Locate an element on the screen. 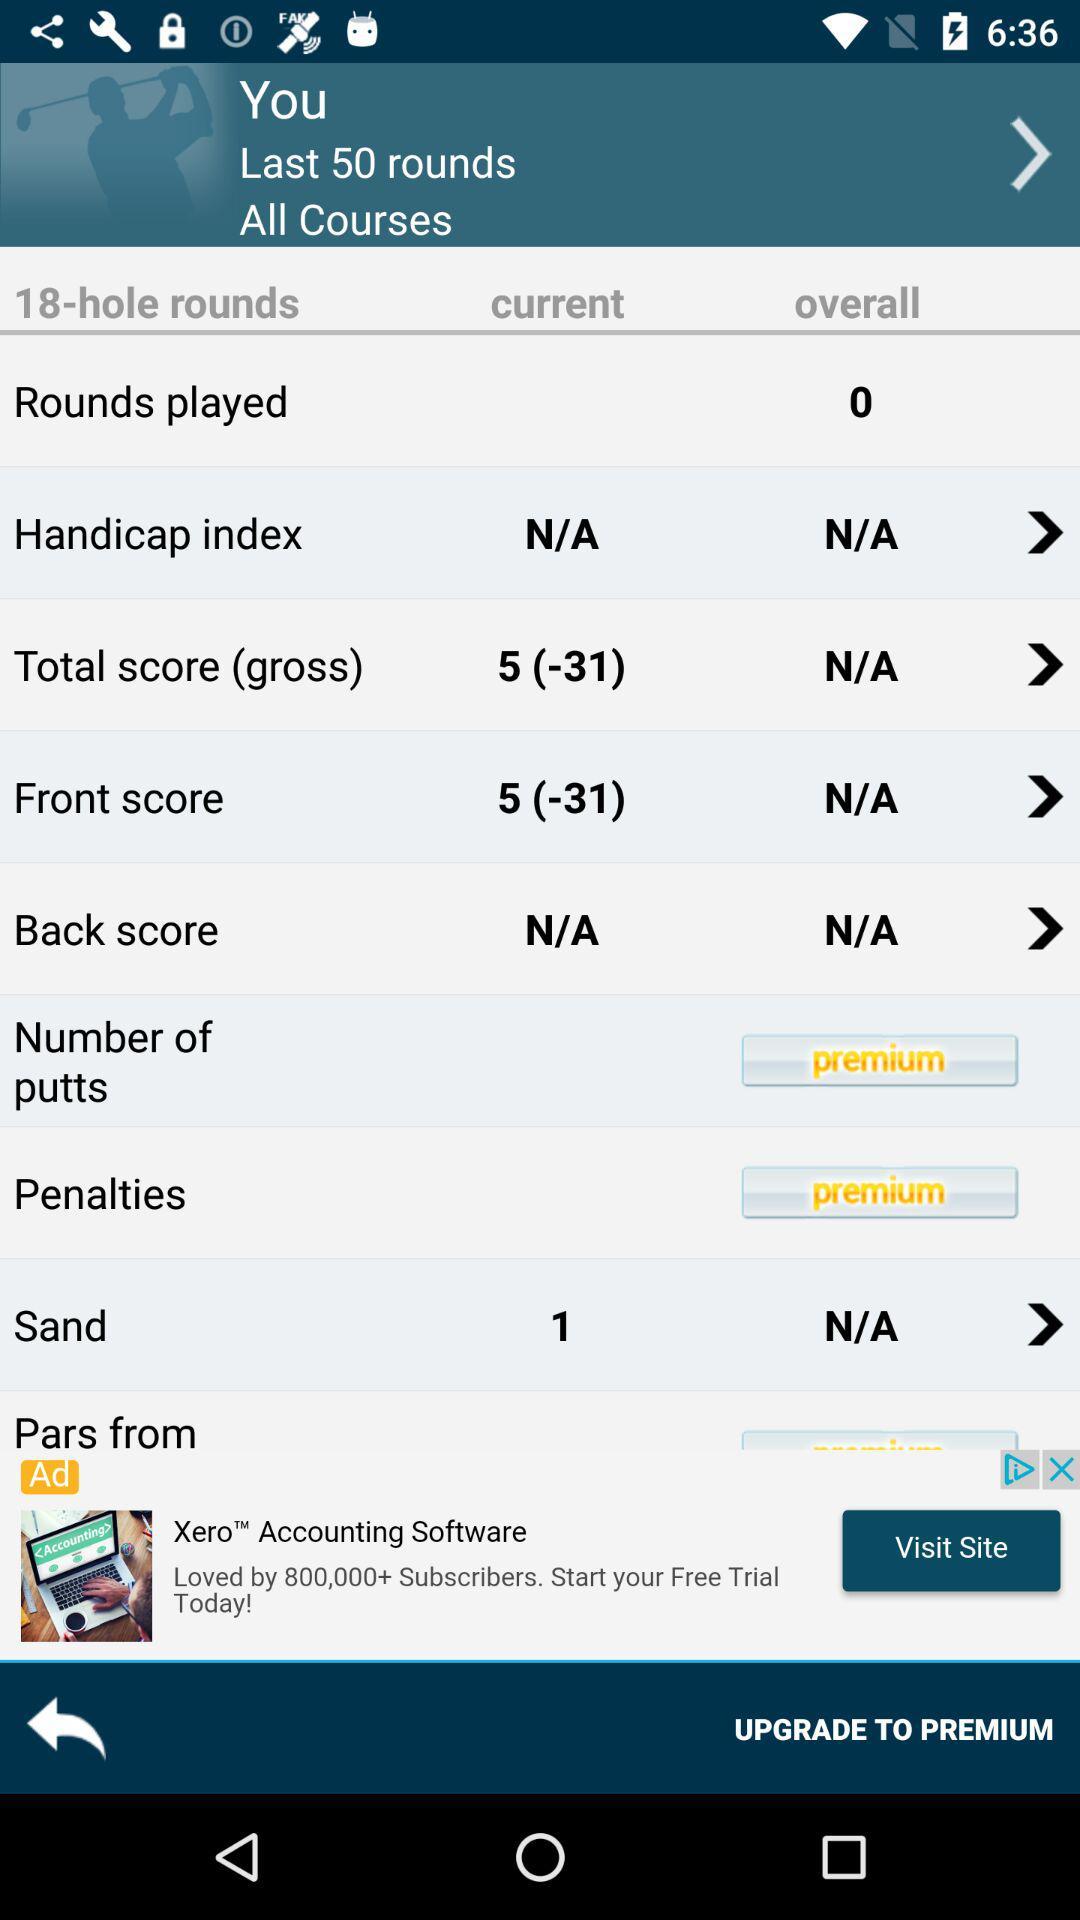  go back is located at coordinates (64, 1727).